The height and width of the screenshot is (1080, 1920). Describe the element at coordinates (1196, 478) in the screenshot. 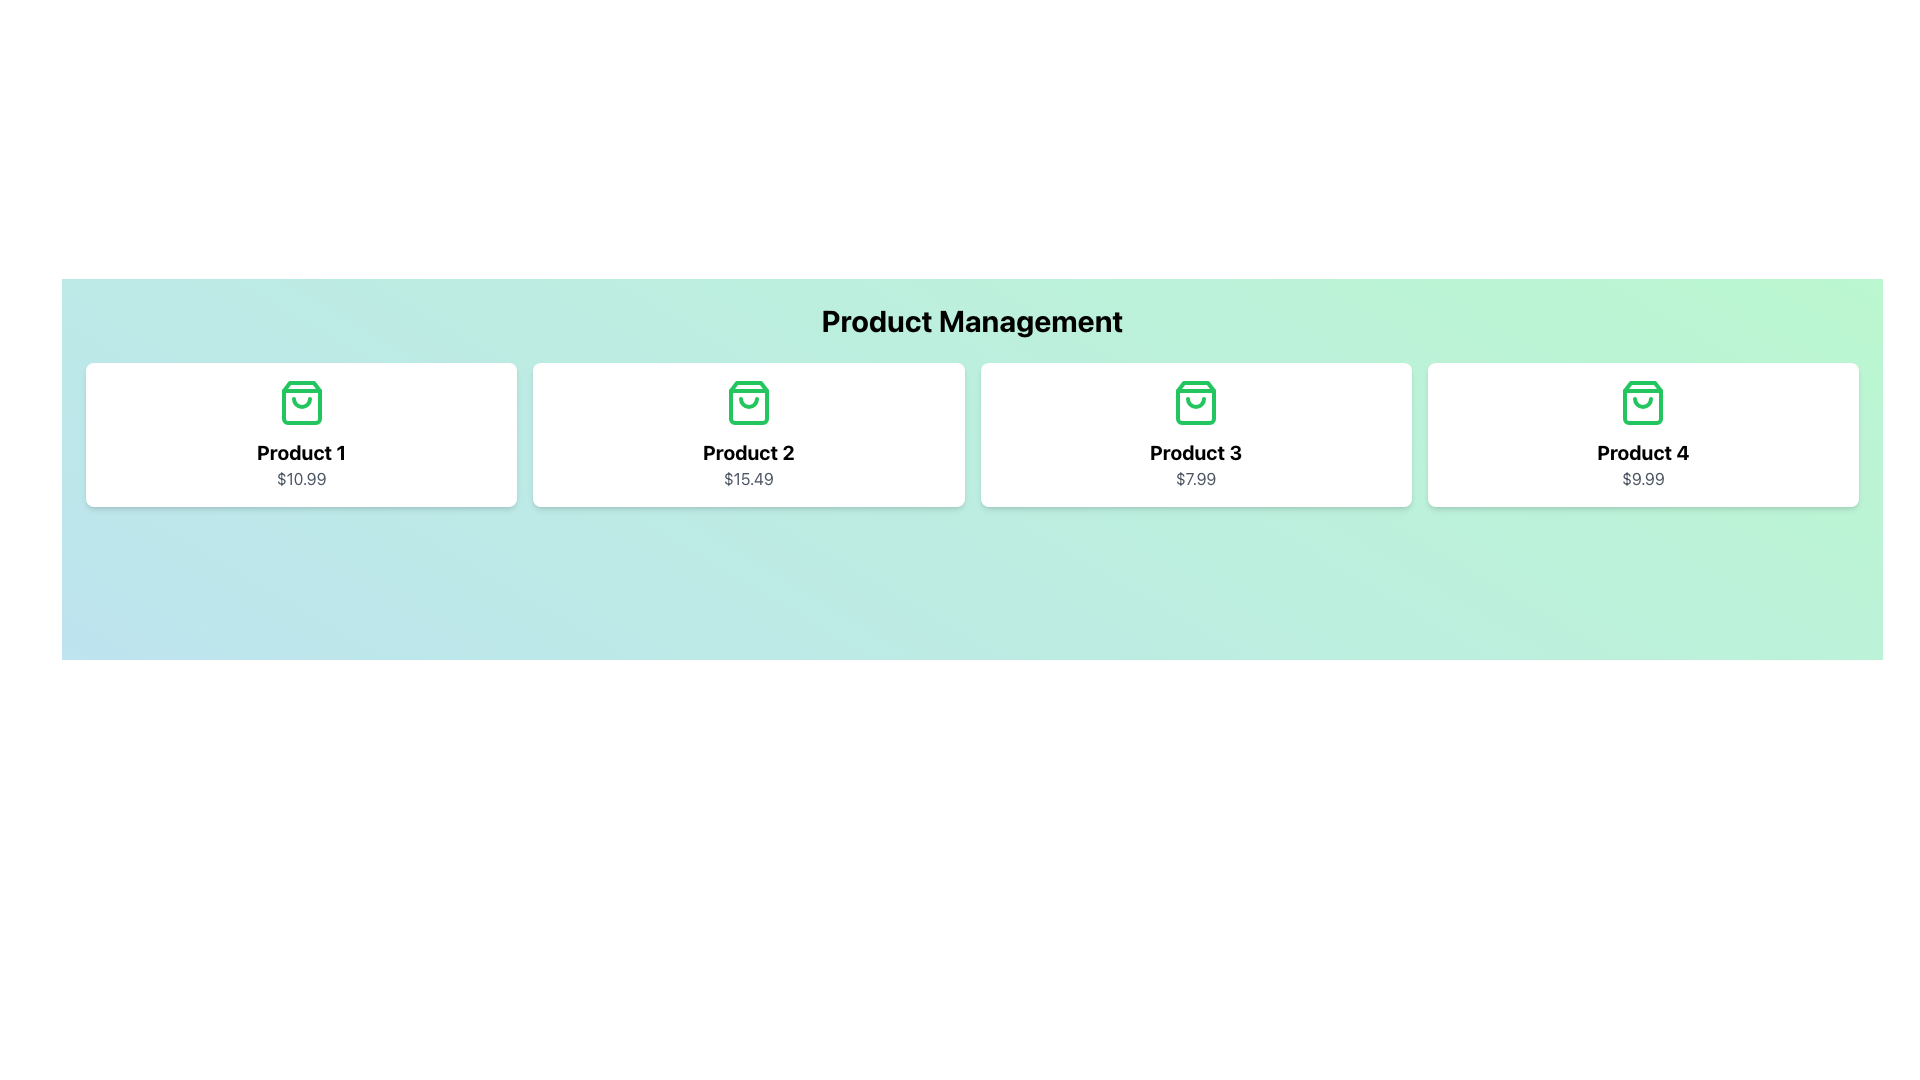

I see `price value displayed in the text label located below the product name 'Product 3' in the third product card from the left` at that location.